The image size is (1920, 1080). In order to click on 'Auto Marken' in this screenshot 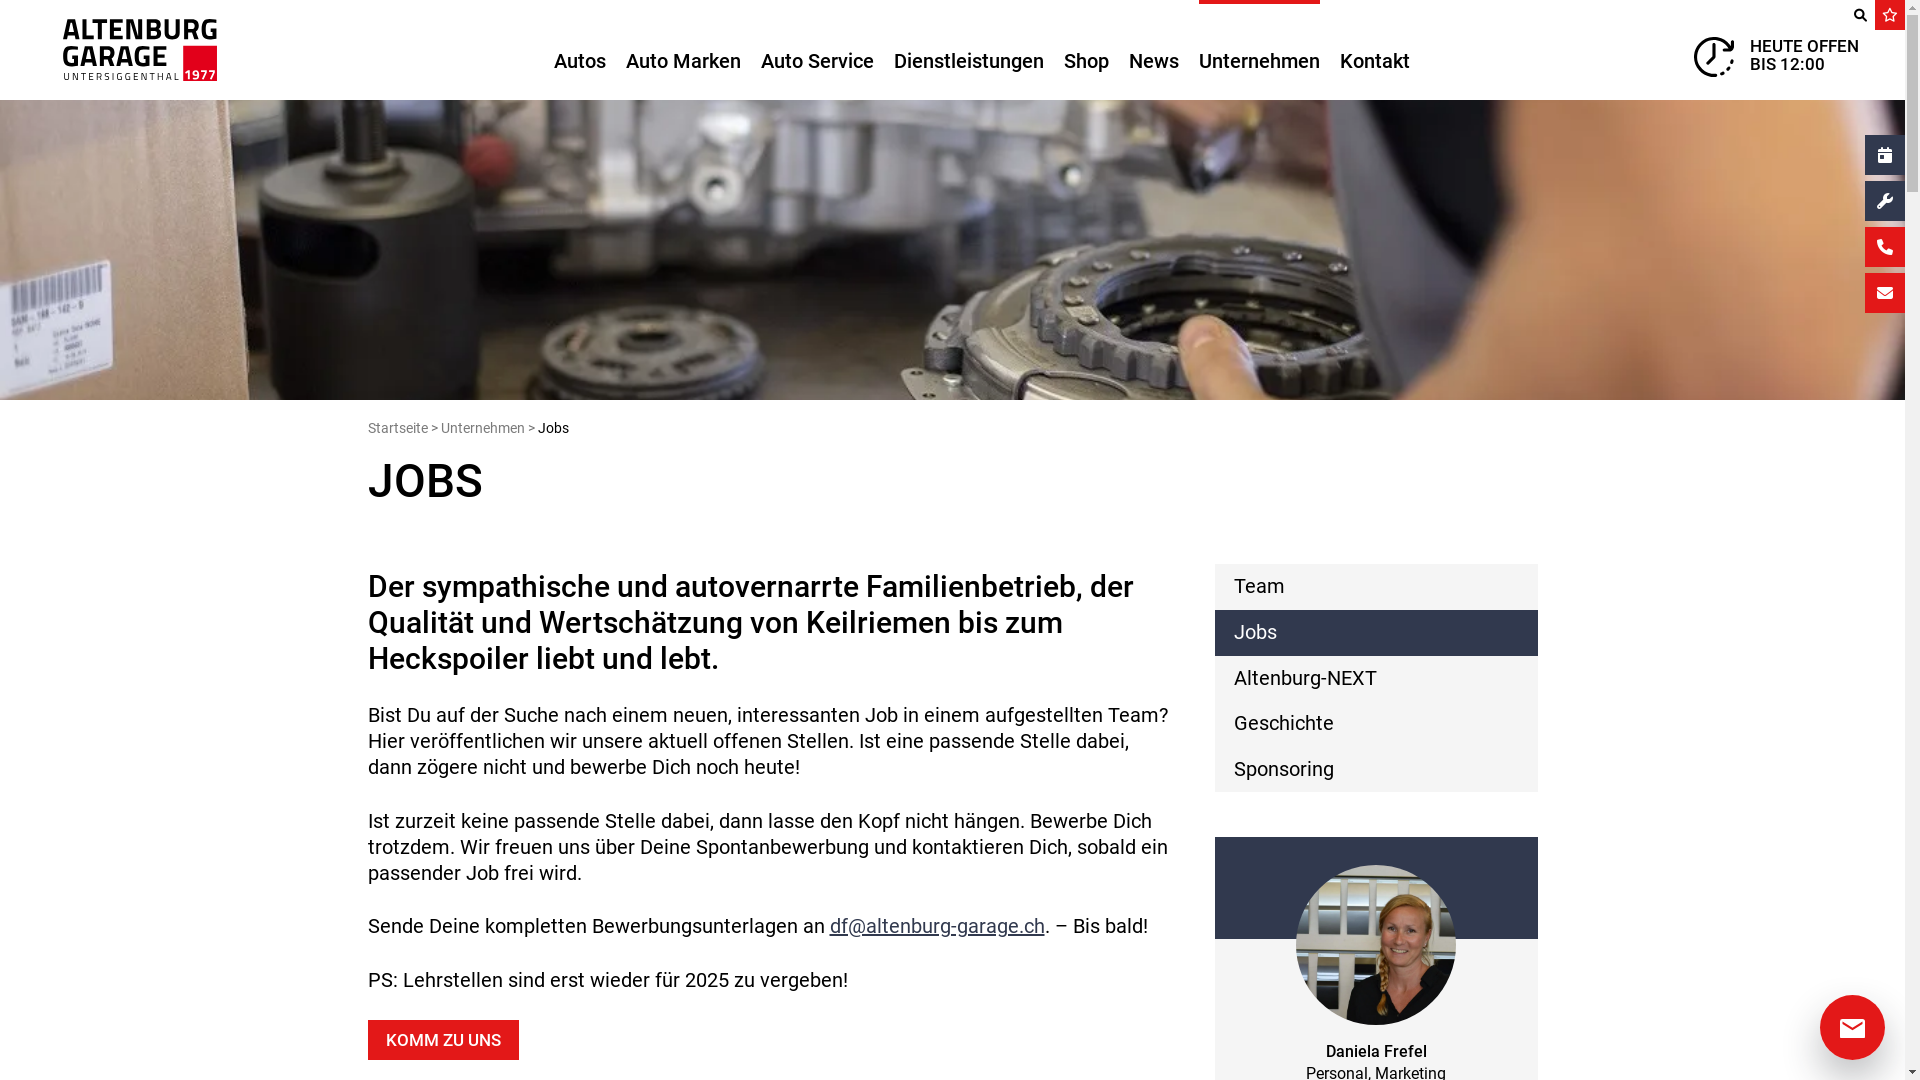, I will do `click(683, 49)`.